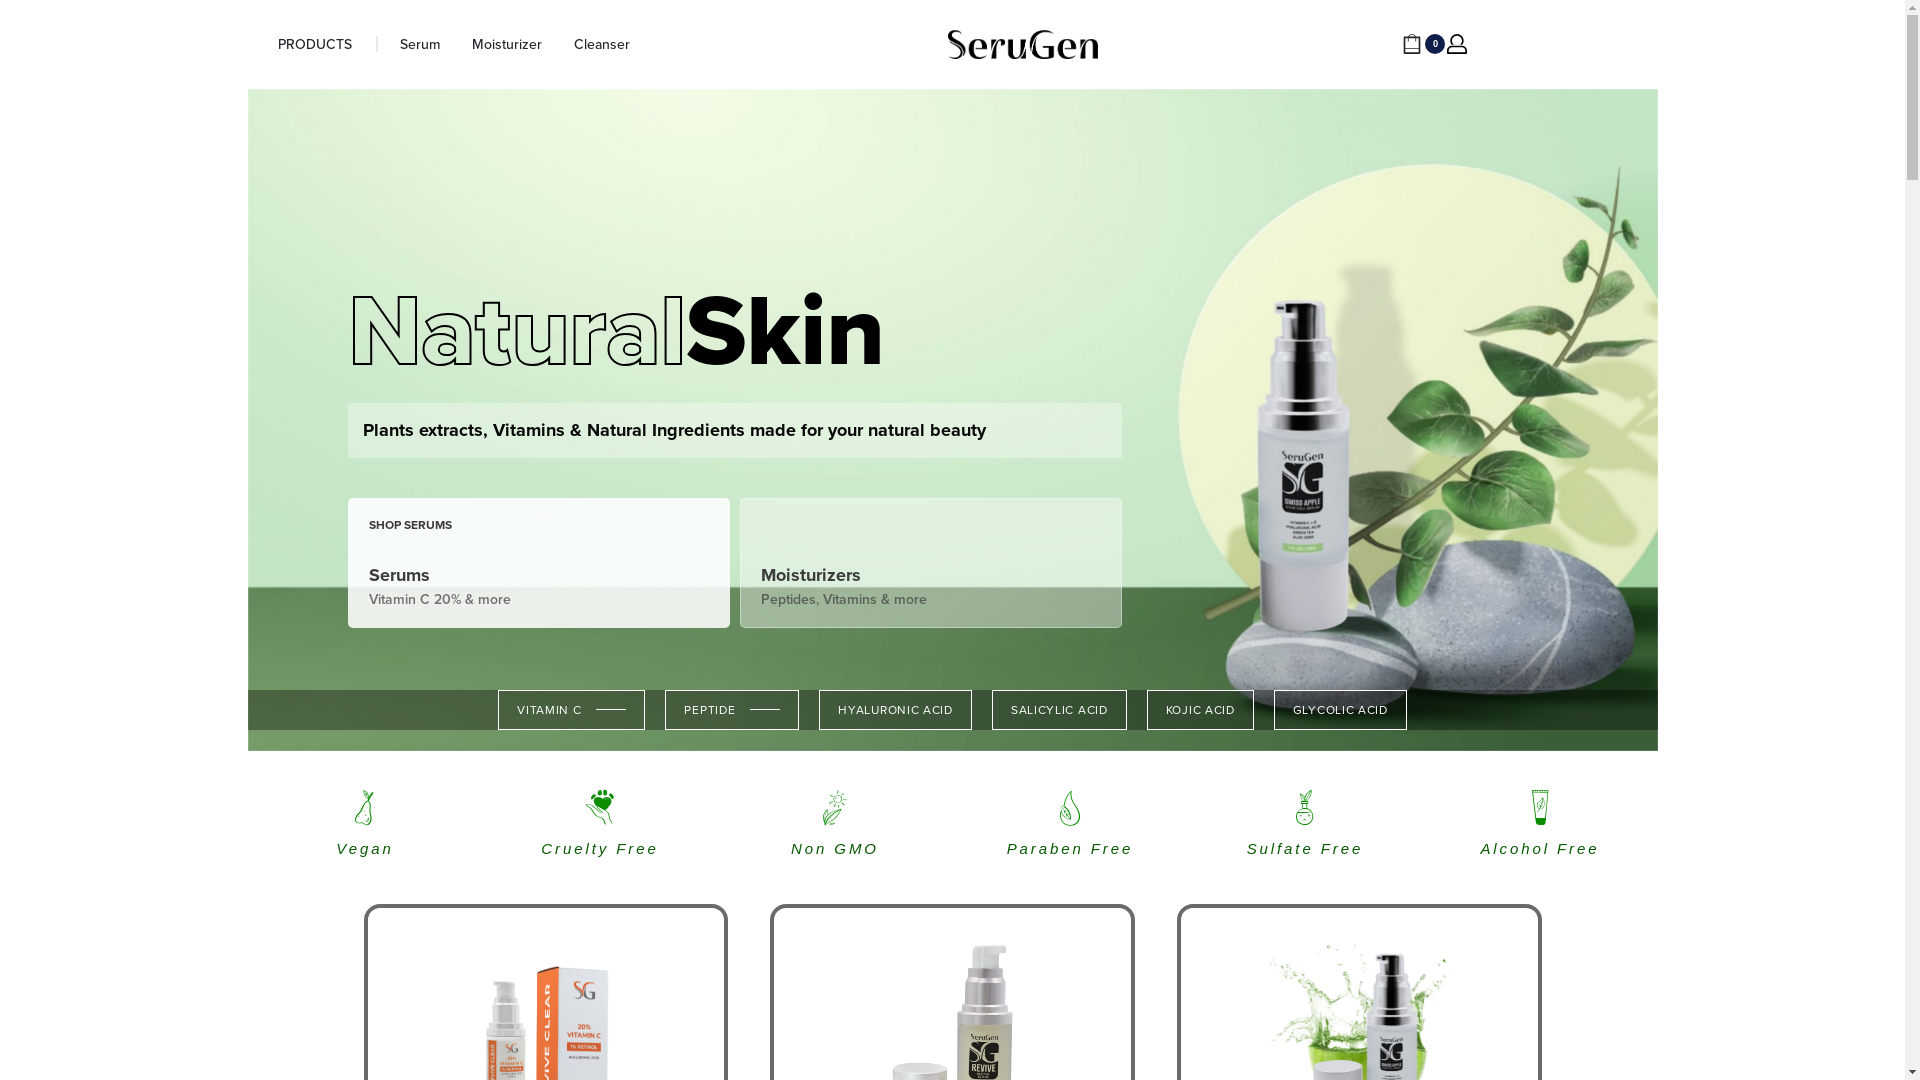 Image resolution: width=1920 pixels, height=1080 pixels. What do you see at coordinates (419, 45) in the screenshot?
I see `'Serum'` at bounding box center [419, 45].